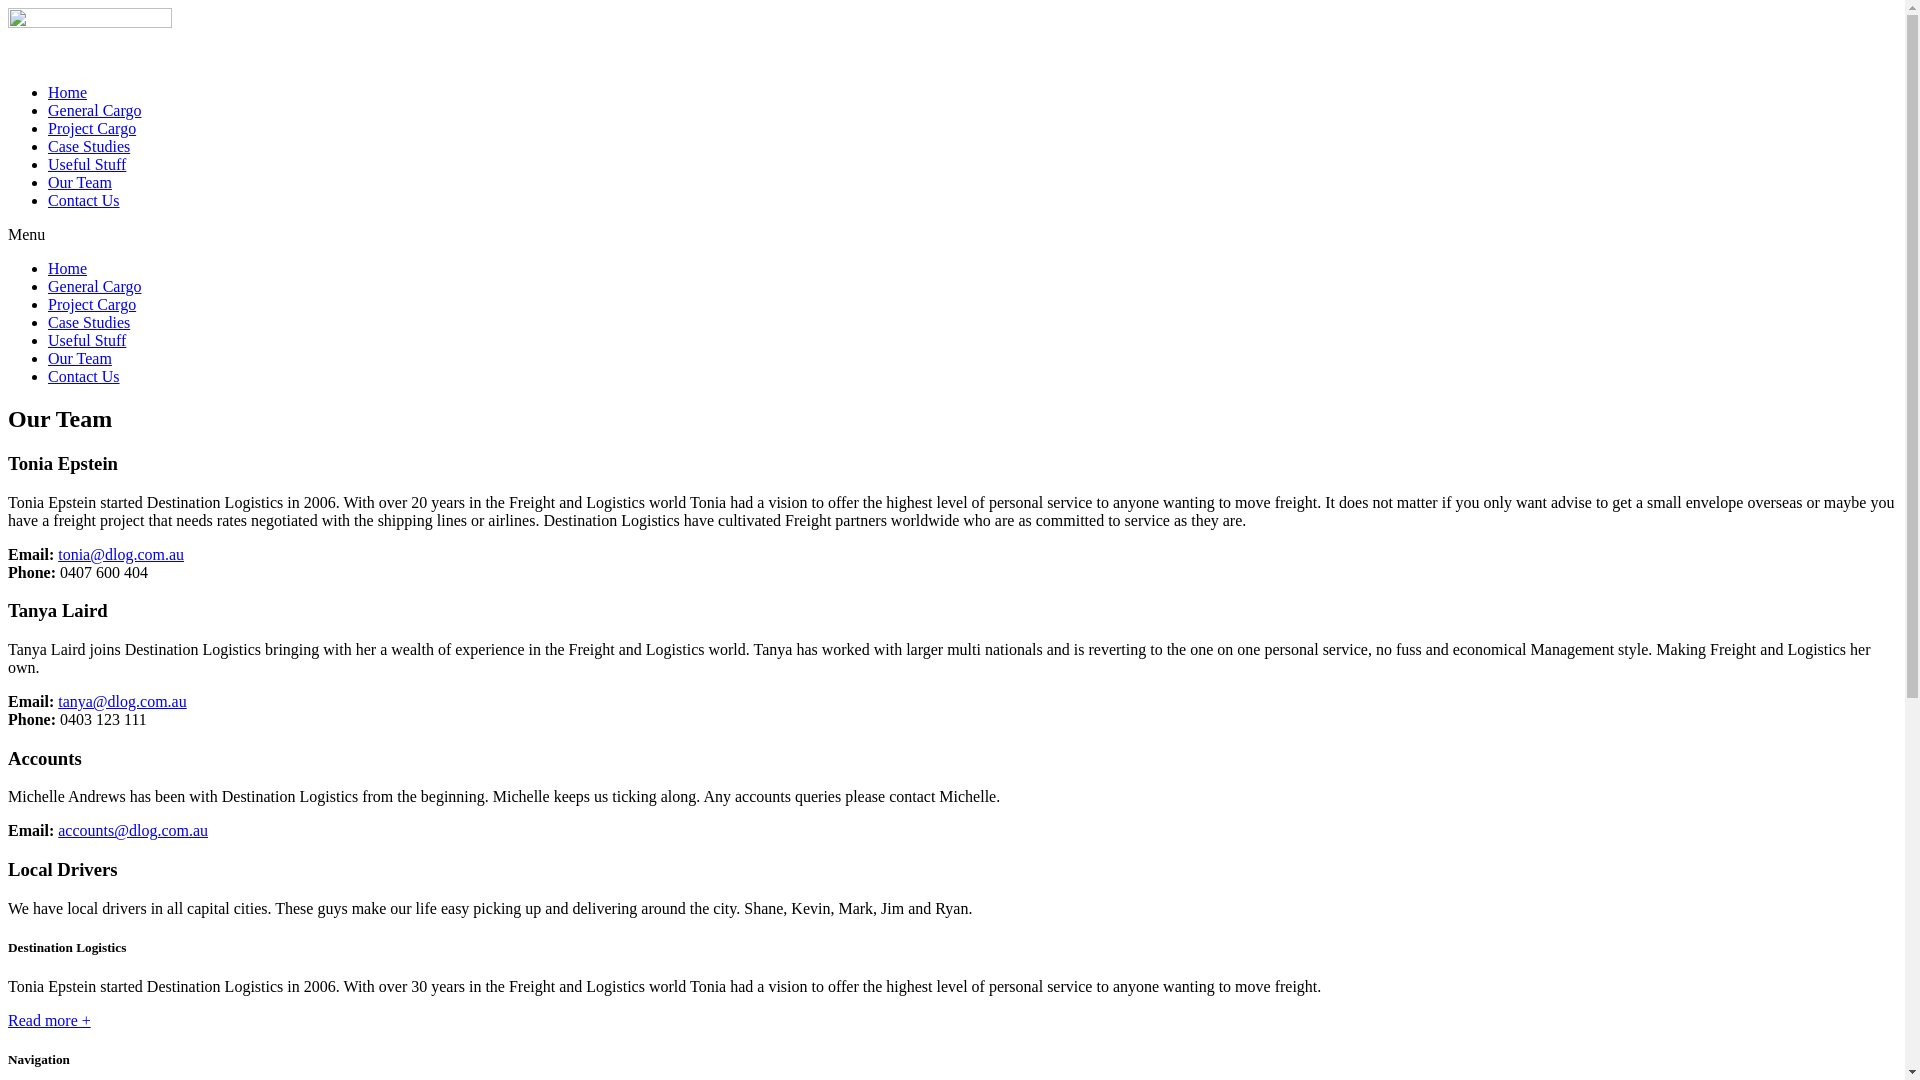 This screenshot has width=1920, height=1080. Describe the element at coordinates (67, 92) in the screenshot. I see `'Home'` at that location.